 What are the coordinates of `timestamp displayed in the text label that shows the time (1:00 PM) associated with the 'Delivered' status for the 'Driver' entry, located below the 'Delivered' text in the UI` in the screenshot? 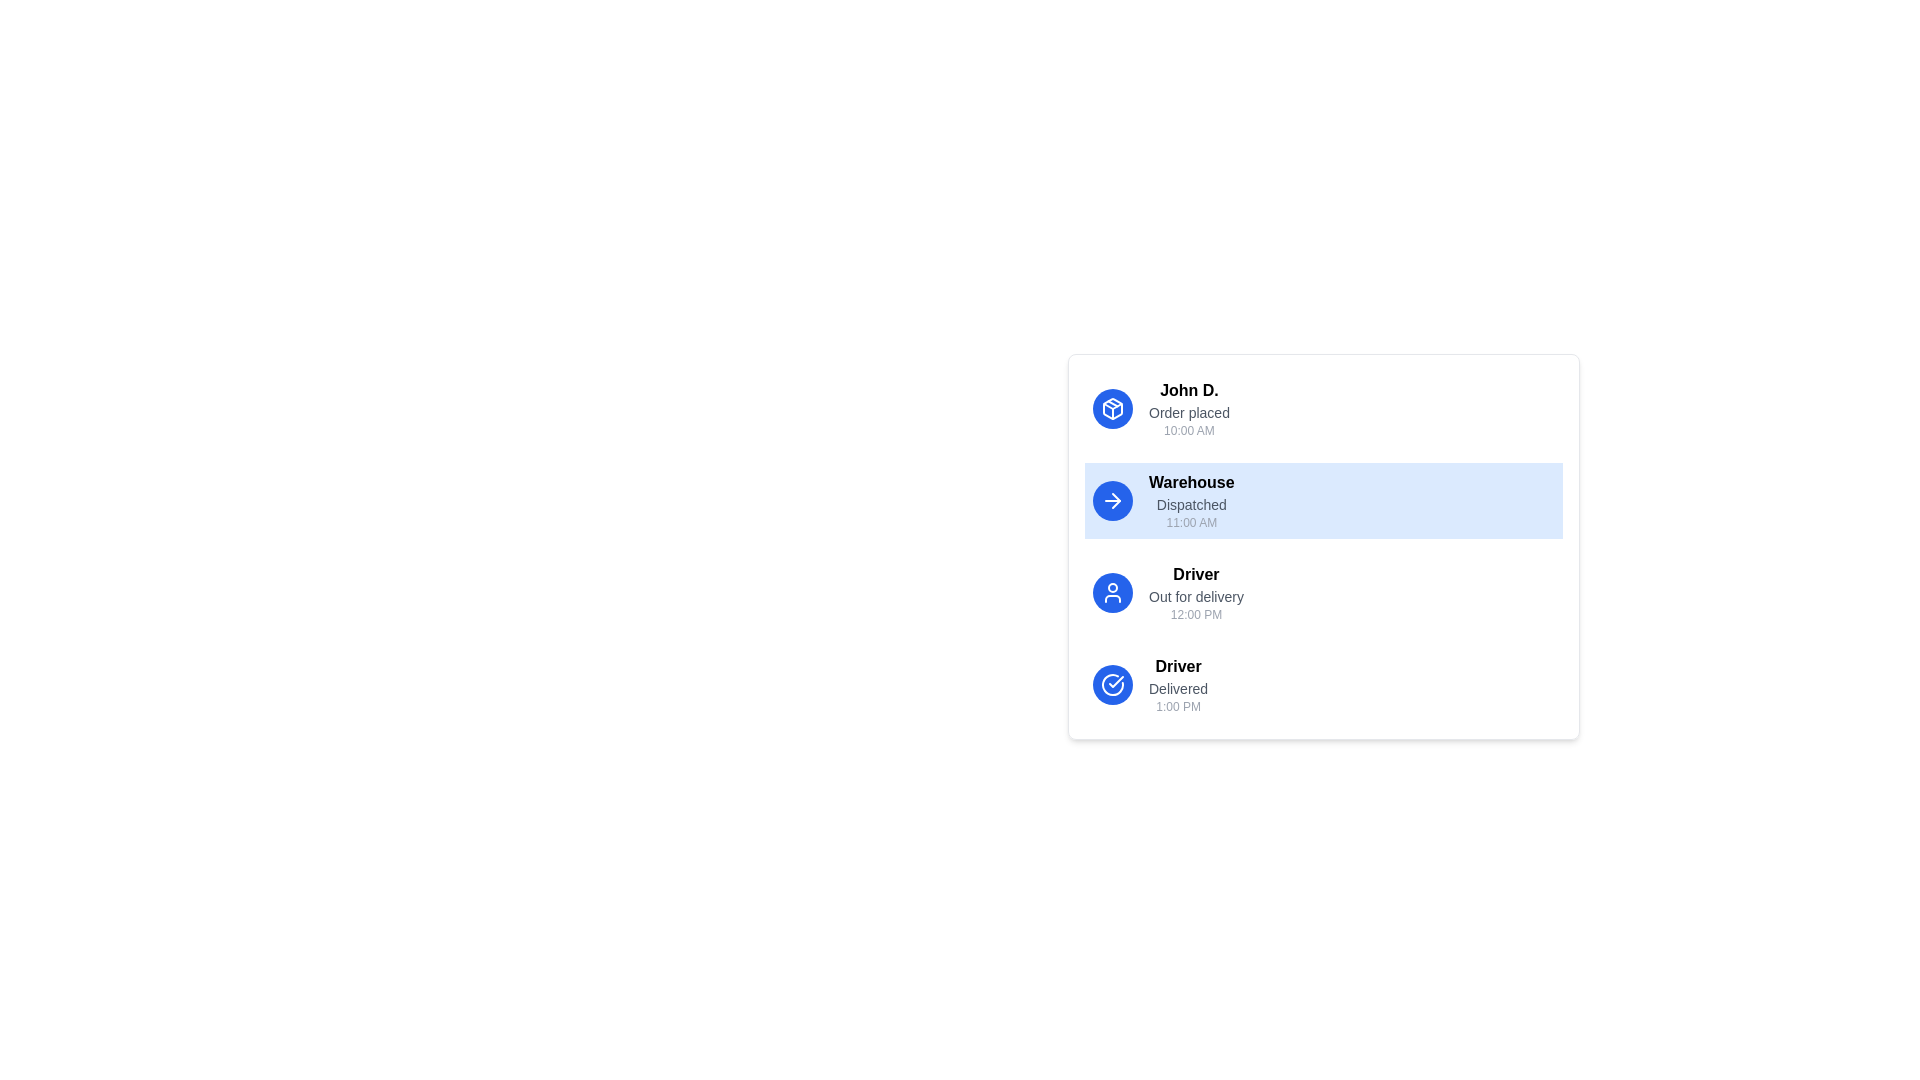 It's located at (1178, 705).